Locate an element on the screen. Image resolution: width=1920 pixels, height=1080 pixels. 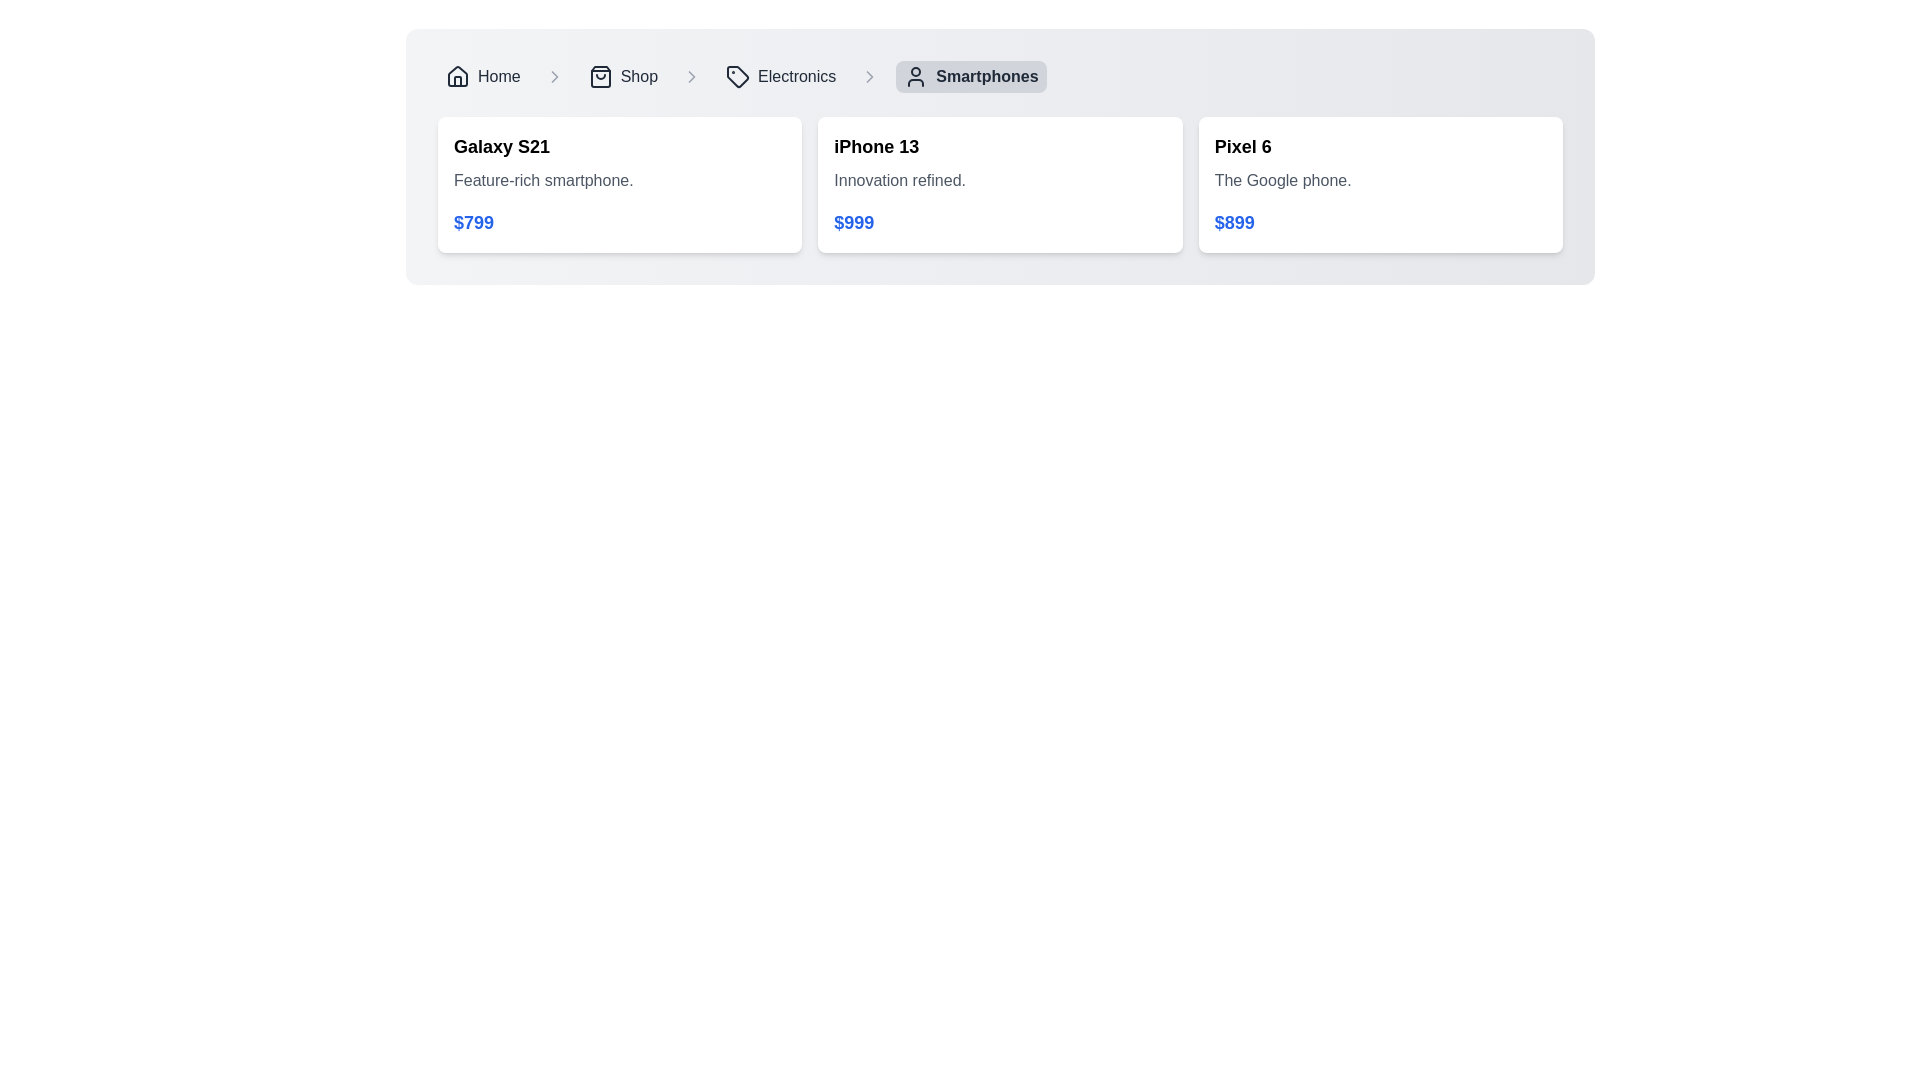
price information displayed in the blue, bold text label showing '$999', located beneath the descriptive text 'Innovation refined' in the second card of three is located at coordinates (854, 223).